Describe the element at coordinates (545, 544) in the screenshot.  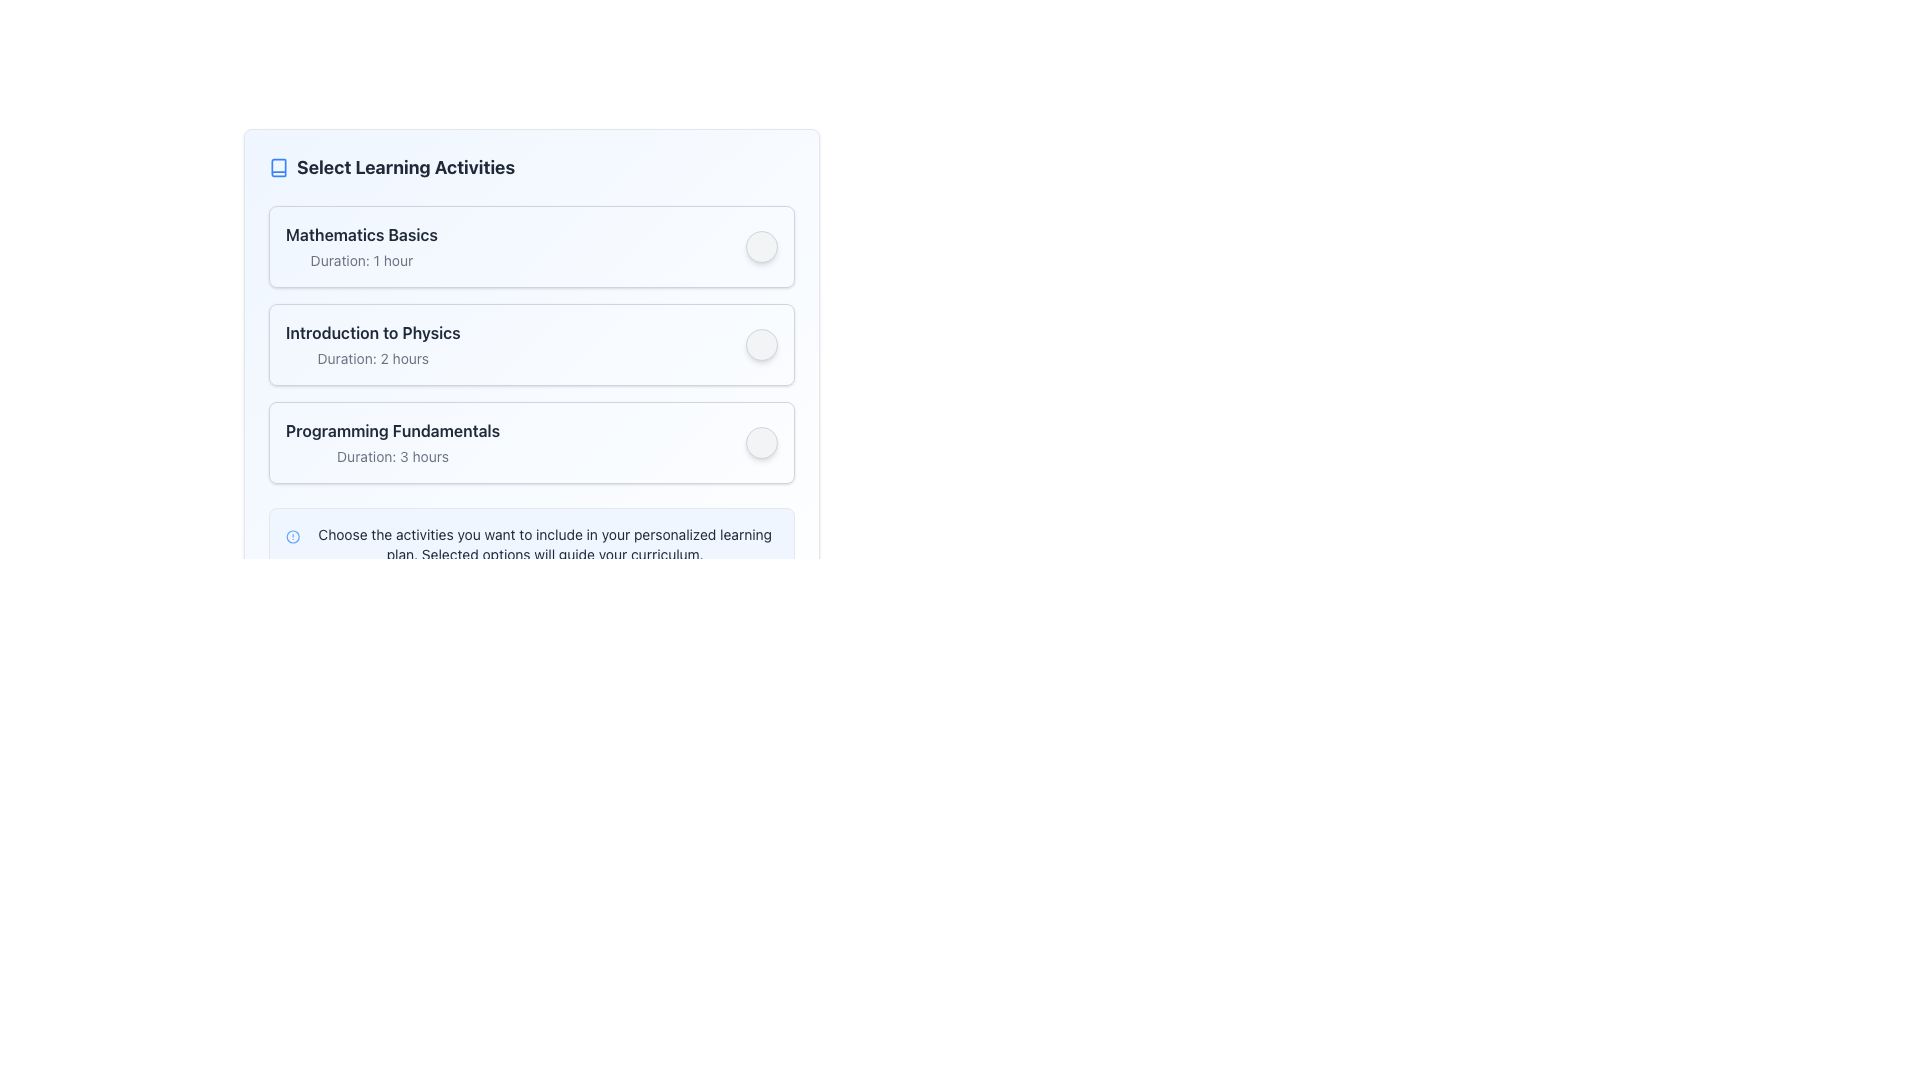
I see `the informational text block that provides guidance about selecting activities for a personalized learning plan, which is styled in gray and located at the bottom of the section` at that location.